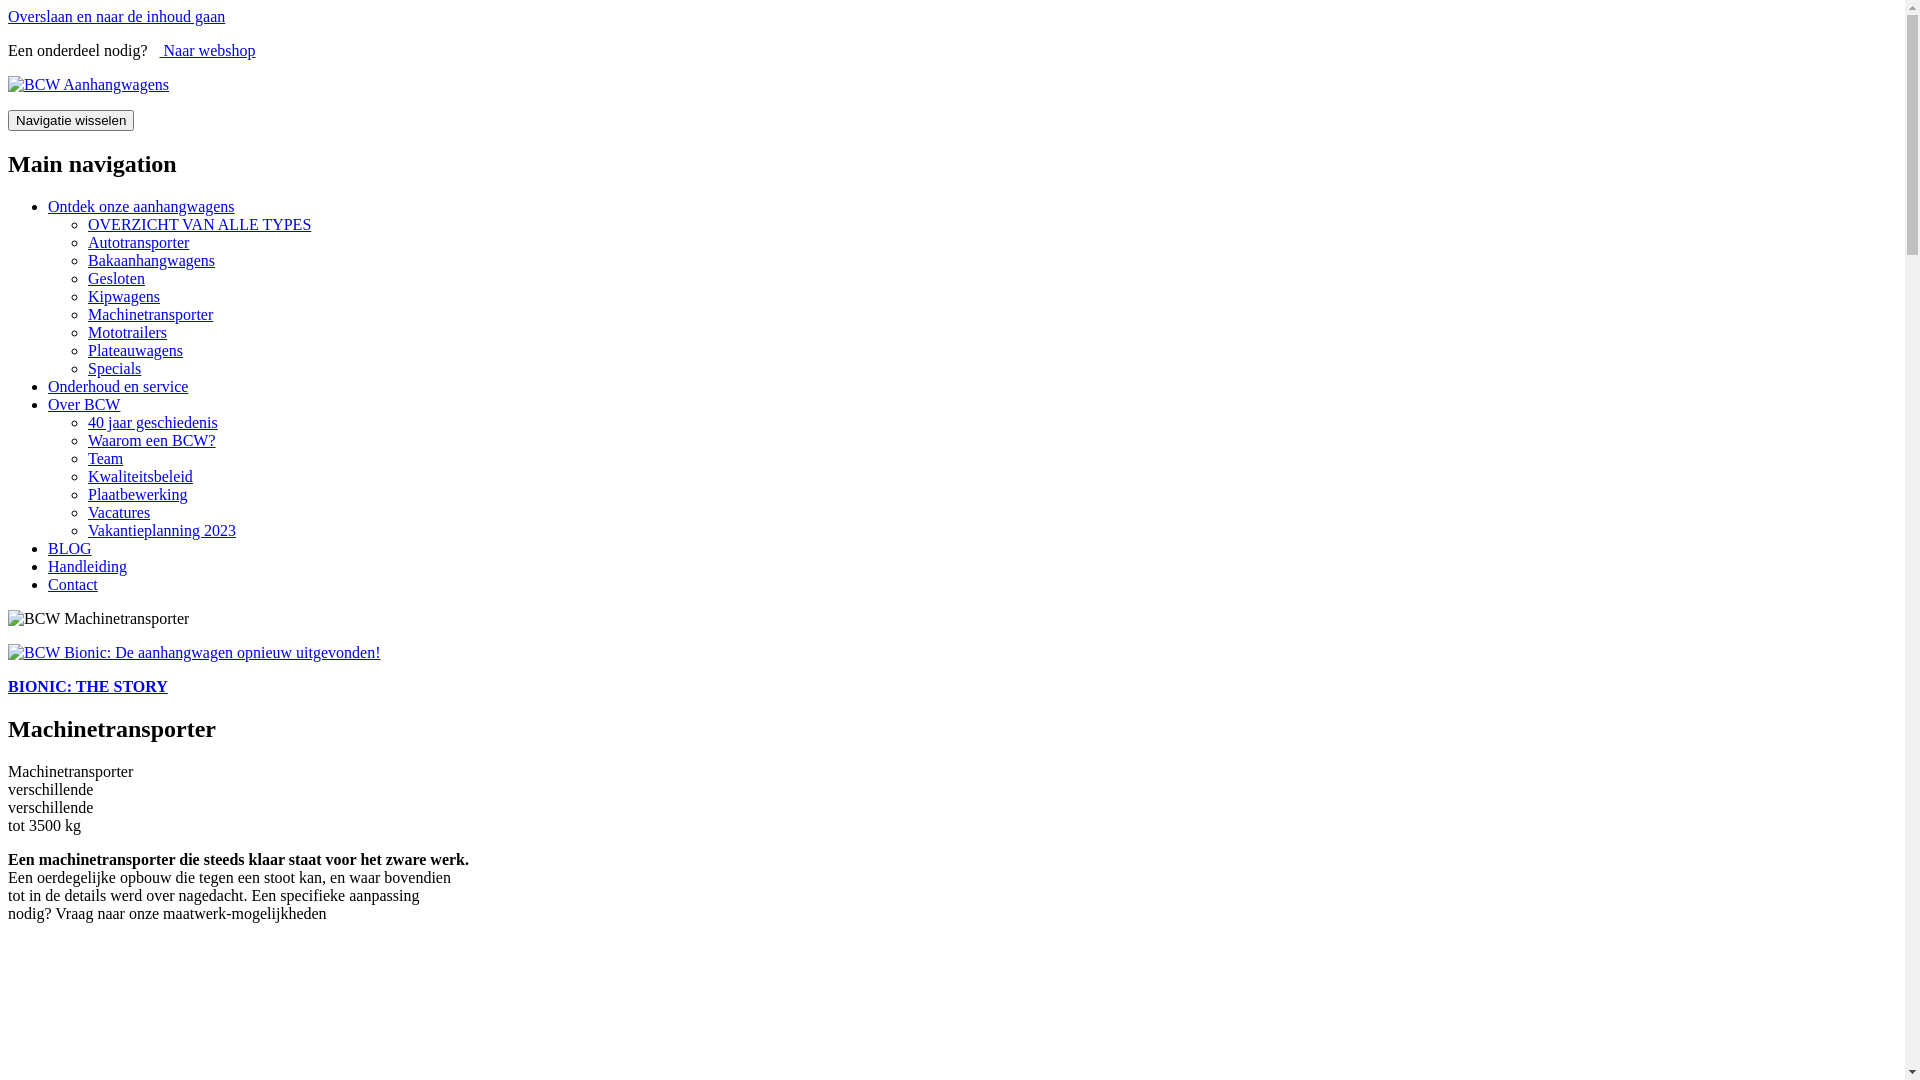 This screenshot has height=1080, width=1920. What do you see at coordinates (151, 439) in the screenshot?
I see `'Waarom een BCW?'` at bounding box center [151, 439].